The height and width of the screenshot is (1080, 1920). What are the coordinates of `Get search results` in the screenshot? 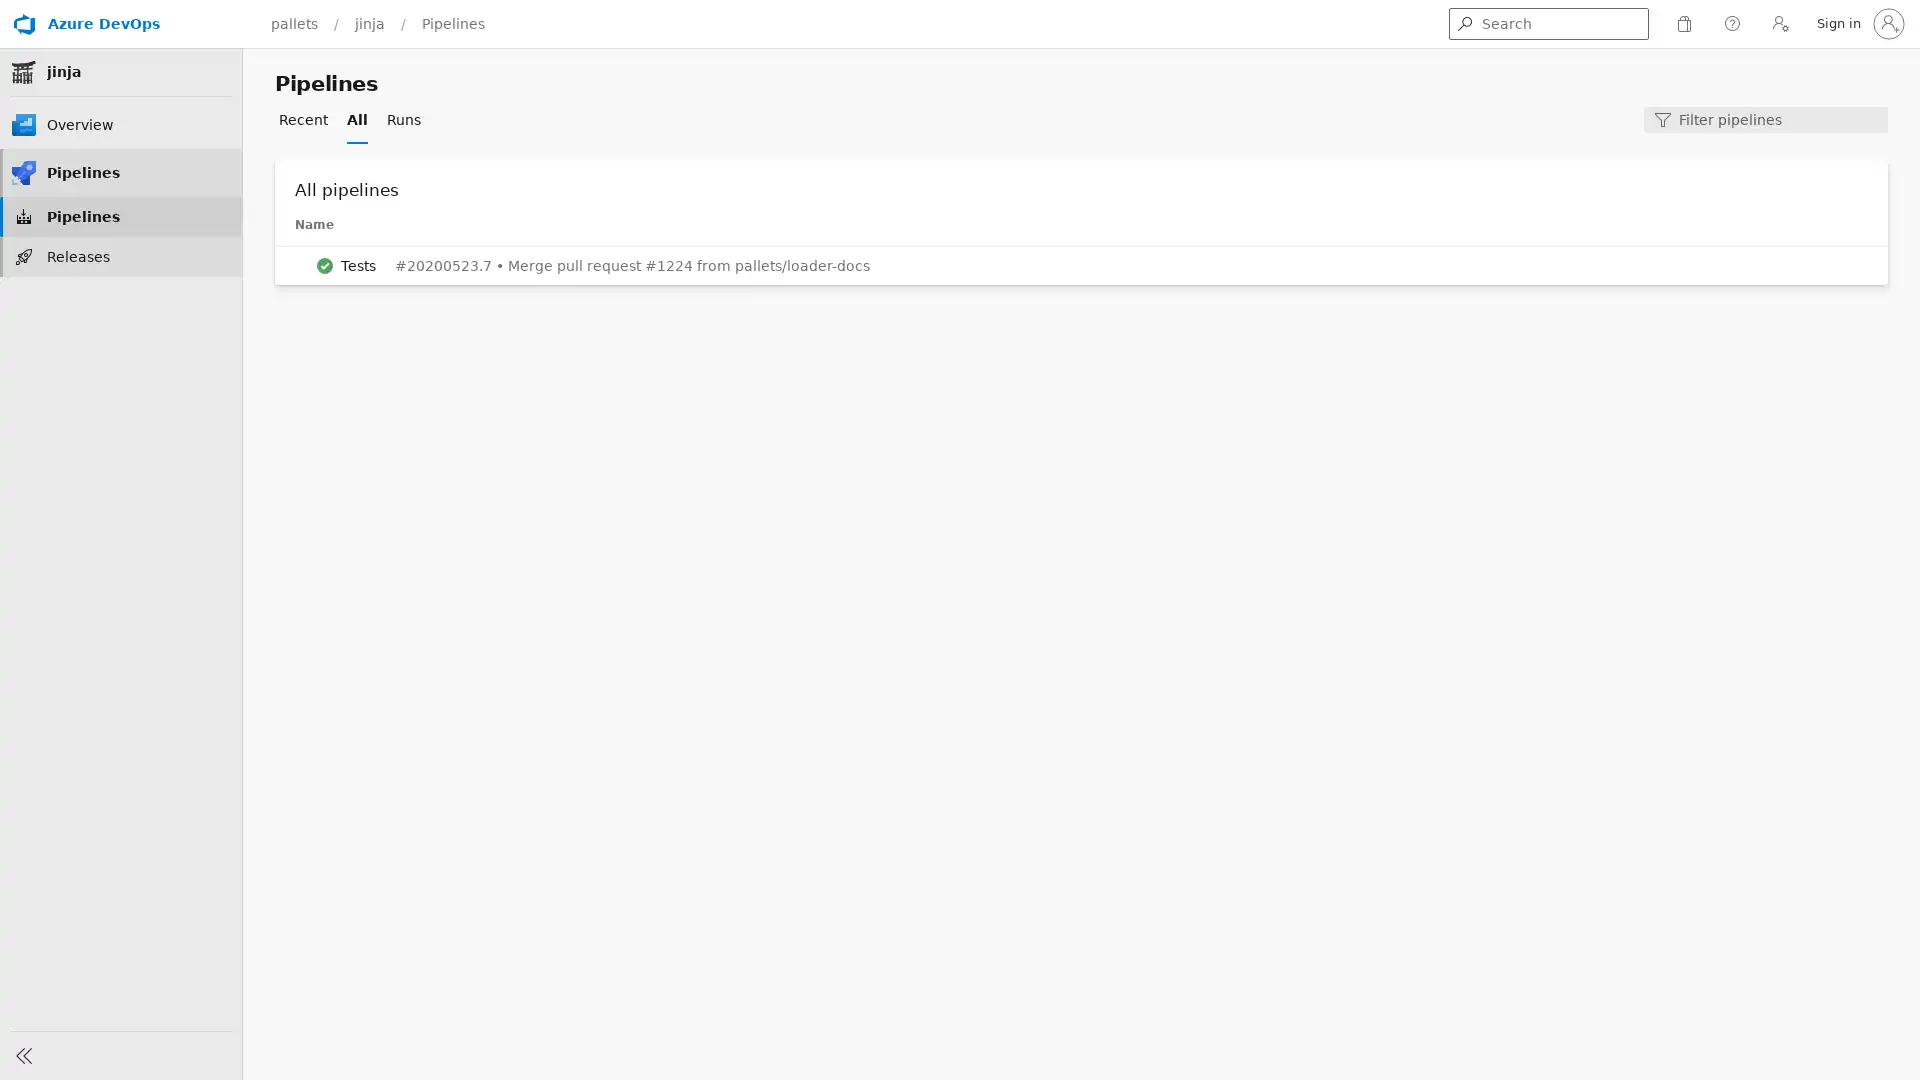 It's located at (1464, 23).